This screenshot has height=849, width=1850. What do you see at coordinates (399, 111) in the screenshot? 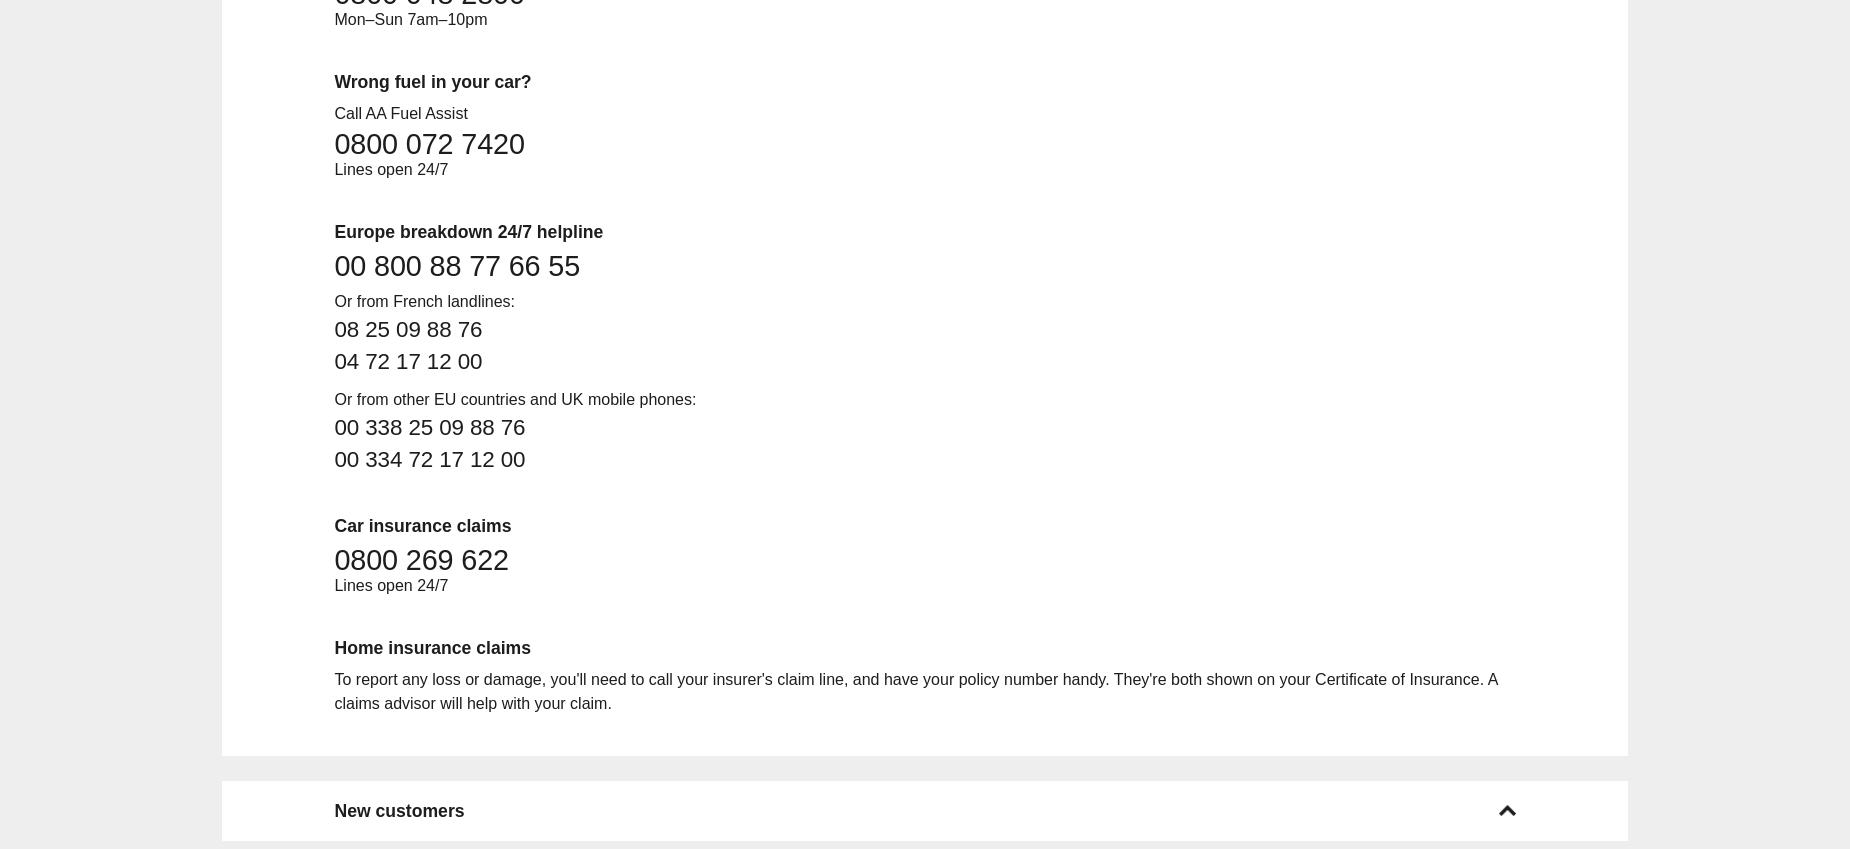
I see `'Call AA Fuel Assist'` at bounding box center [399, 111].